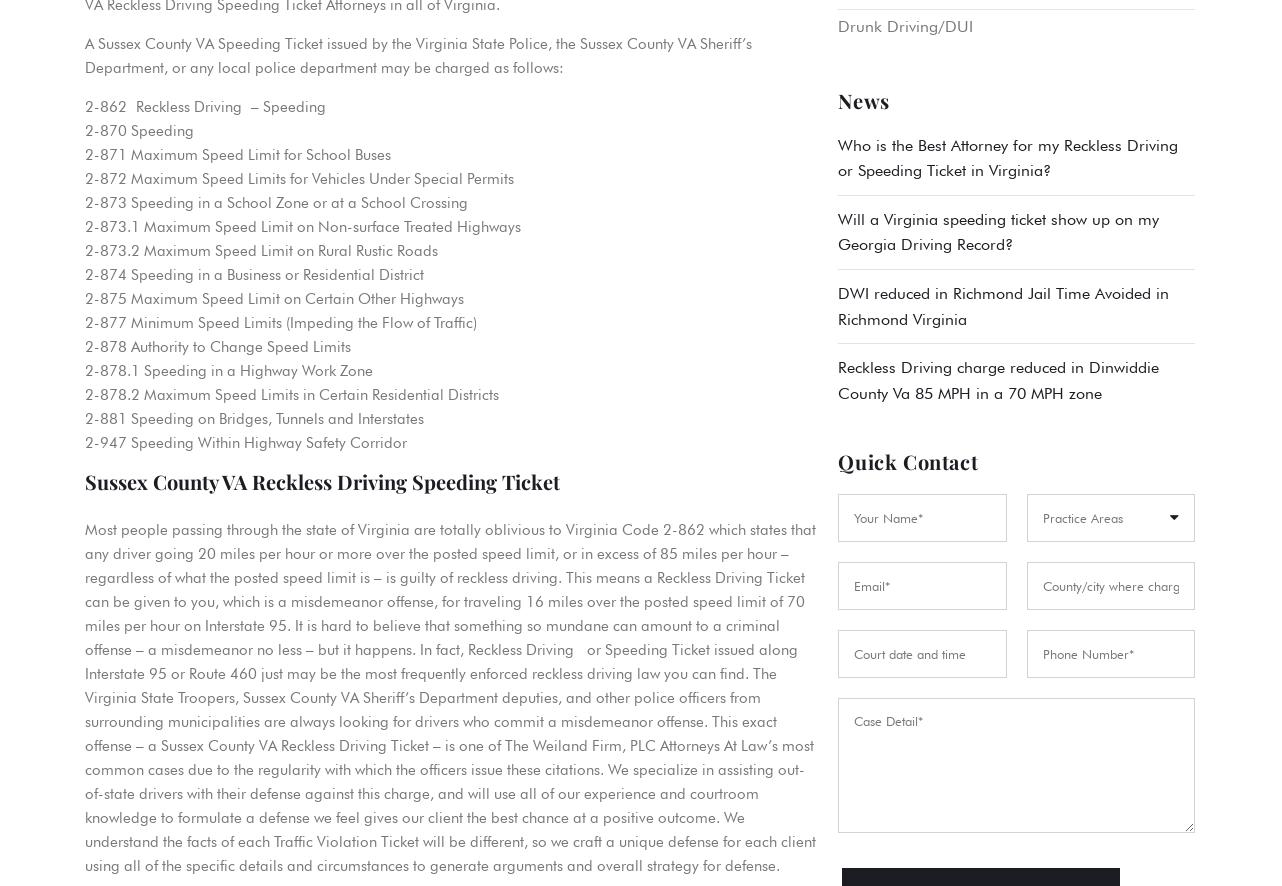 The width and height of the screenshot is (1282, 886). I want to click on 'Hit & Run', so click(1085, 656).